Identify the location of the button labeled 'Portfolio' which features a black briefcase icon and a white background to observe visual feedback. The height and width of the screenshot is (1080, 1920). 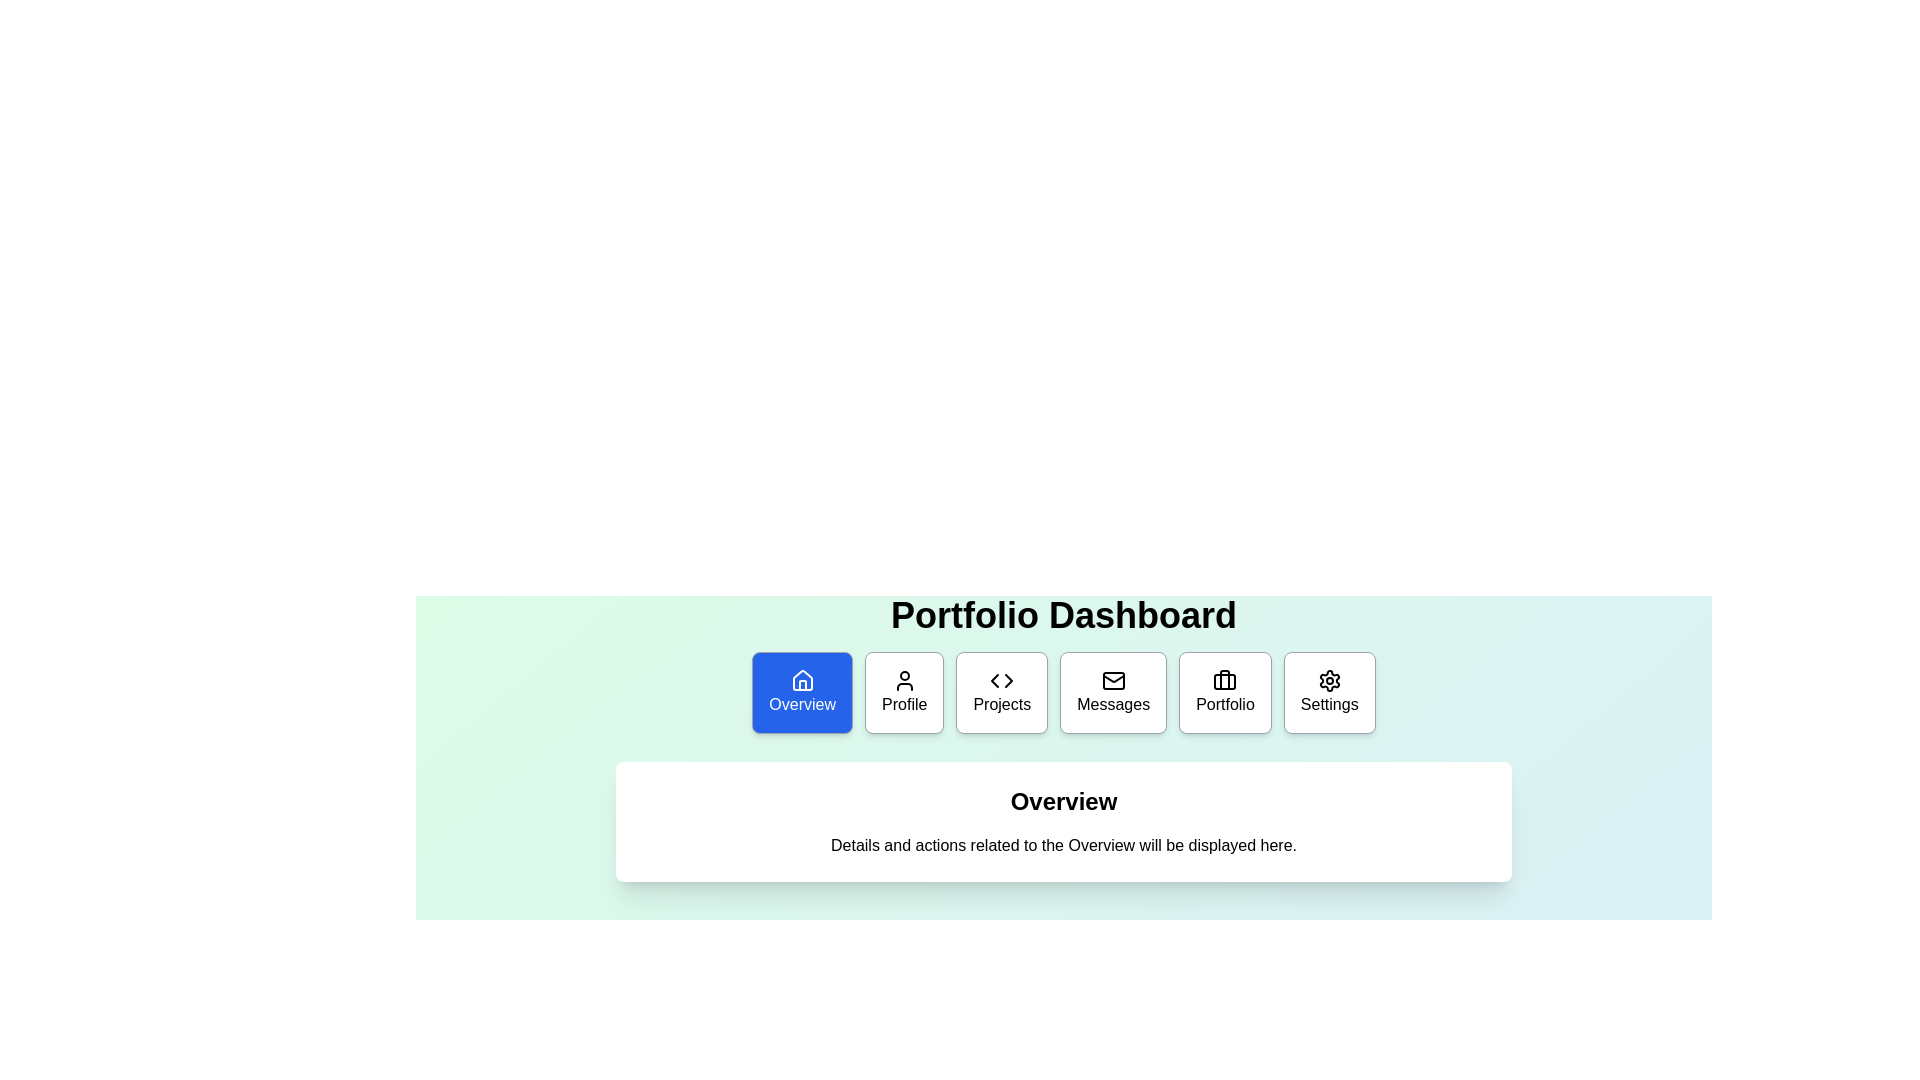
(1224, 692).